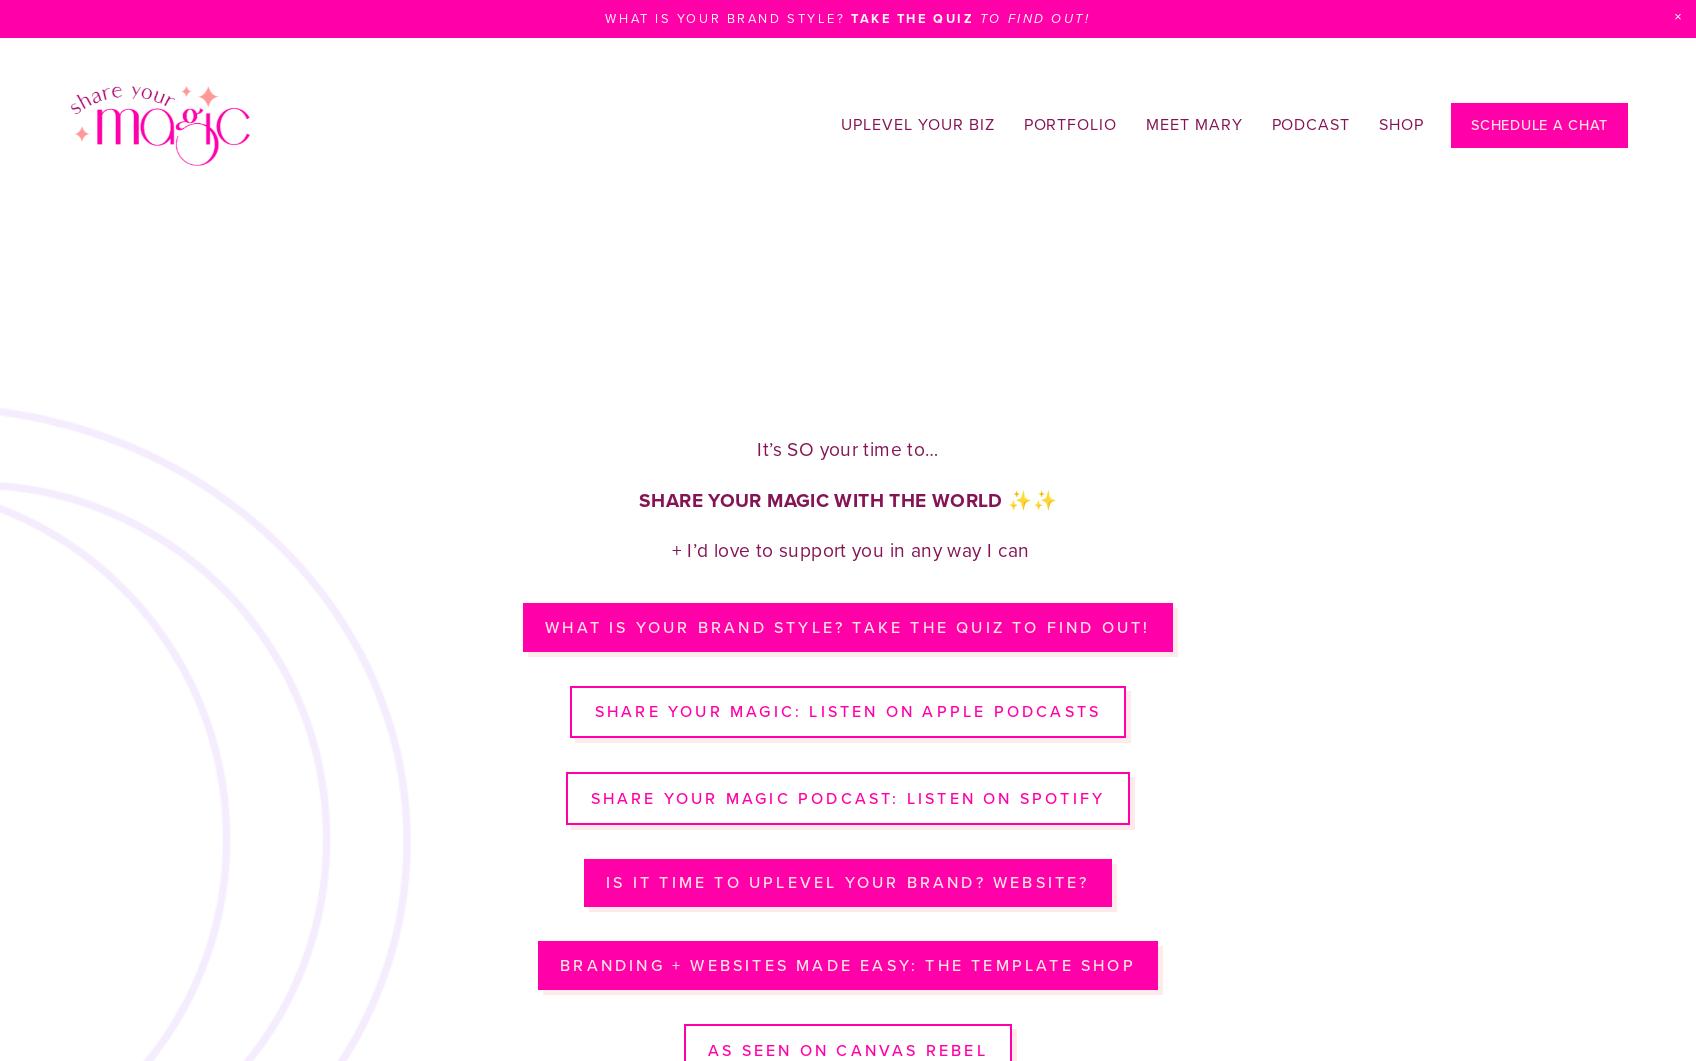 The height and width of the screenshot is (1061, 1696). I want to click on '+ I’d love to support you in any way I can', so click(846, 549).